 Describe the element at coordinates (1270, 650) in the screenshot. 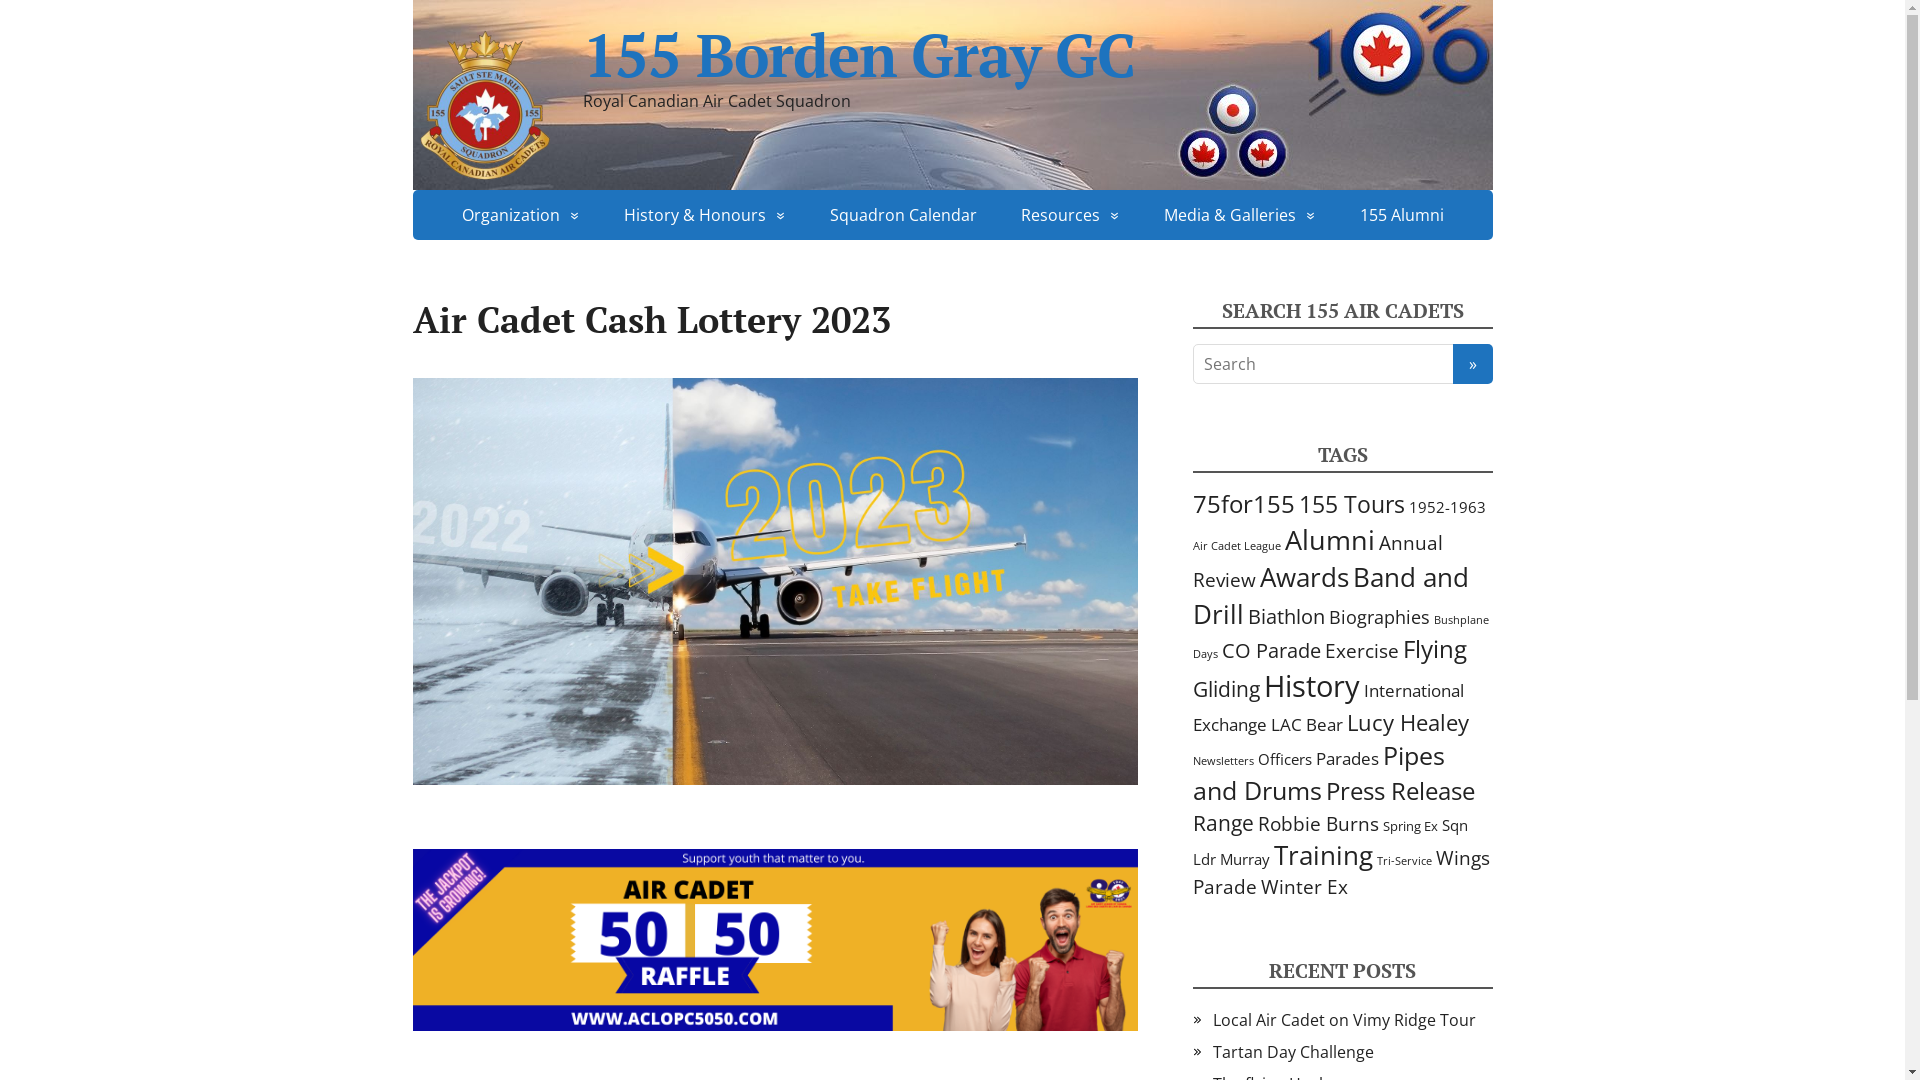

I see `'CO Parade'` at that location.